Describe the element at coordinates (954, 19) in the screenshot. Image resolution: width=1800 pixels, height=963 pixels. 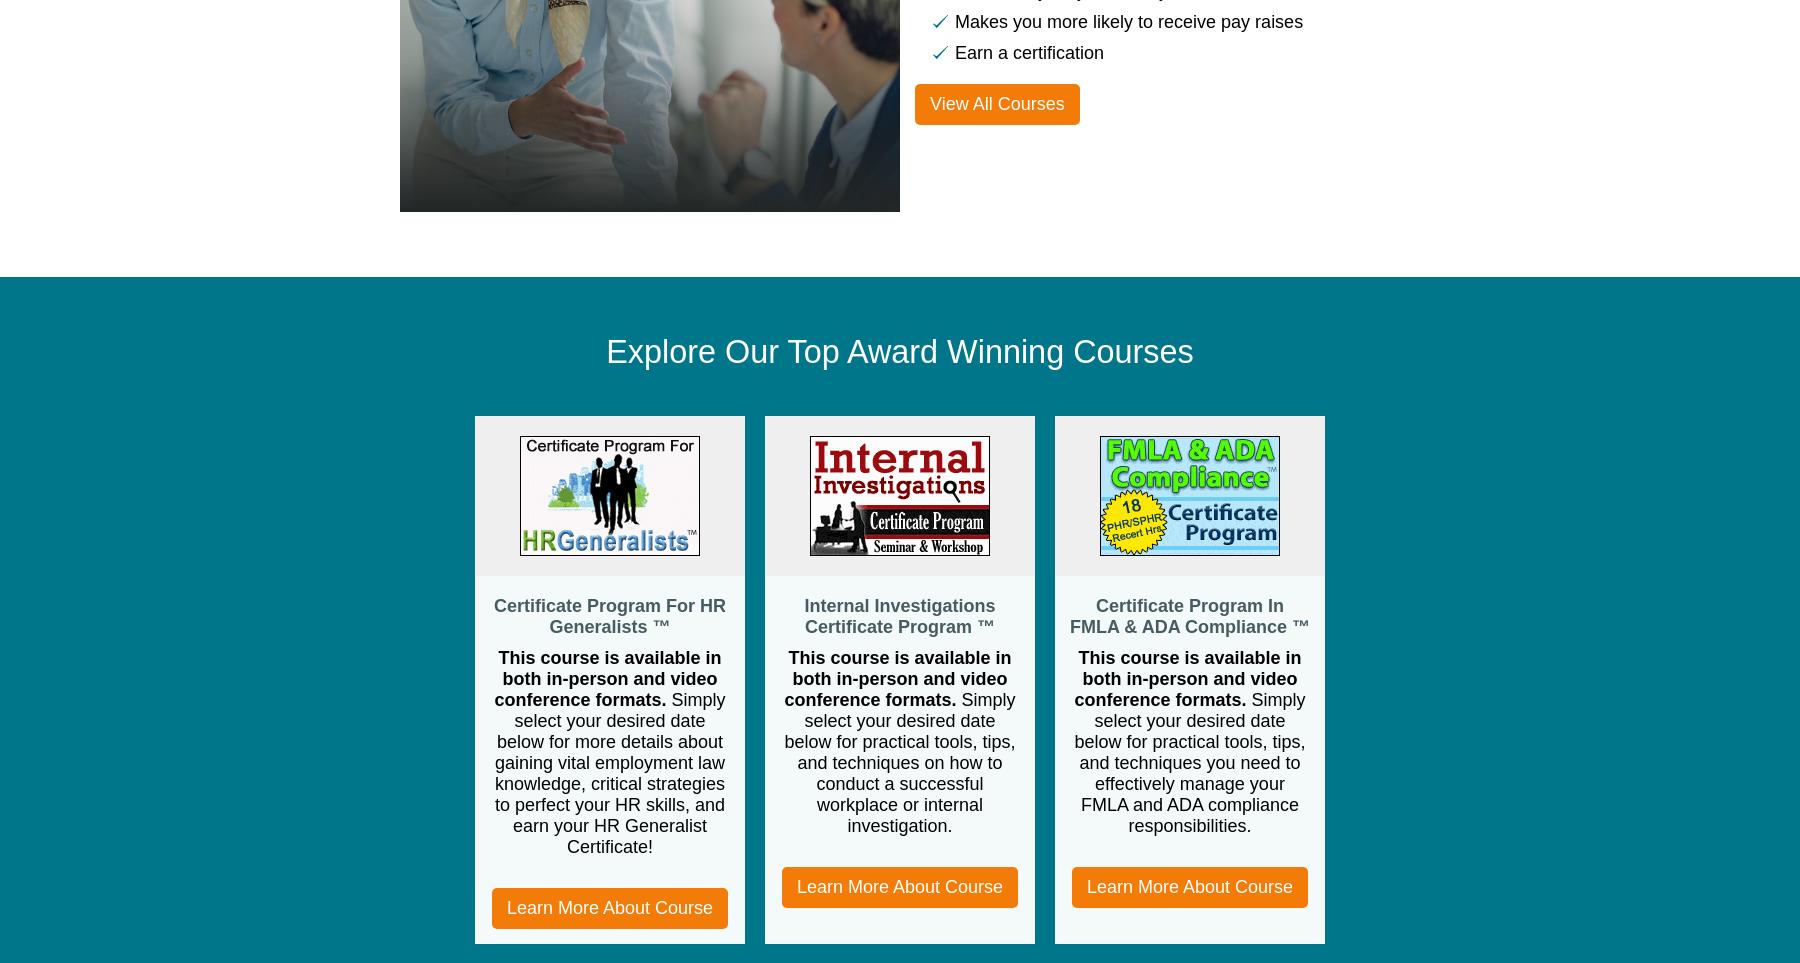
I see `'Makes you more likely to receive pay raises'` at that location.